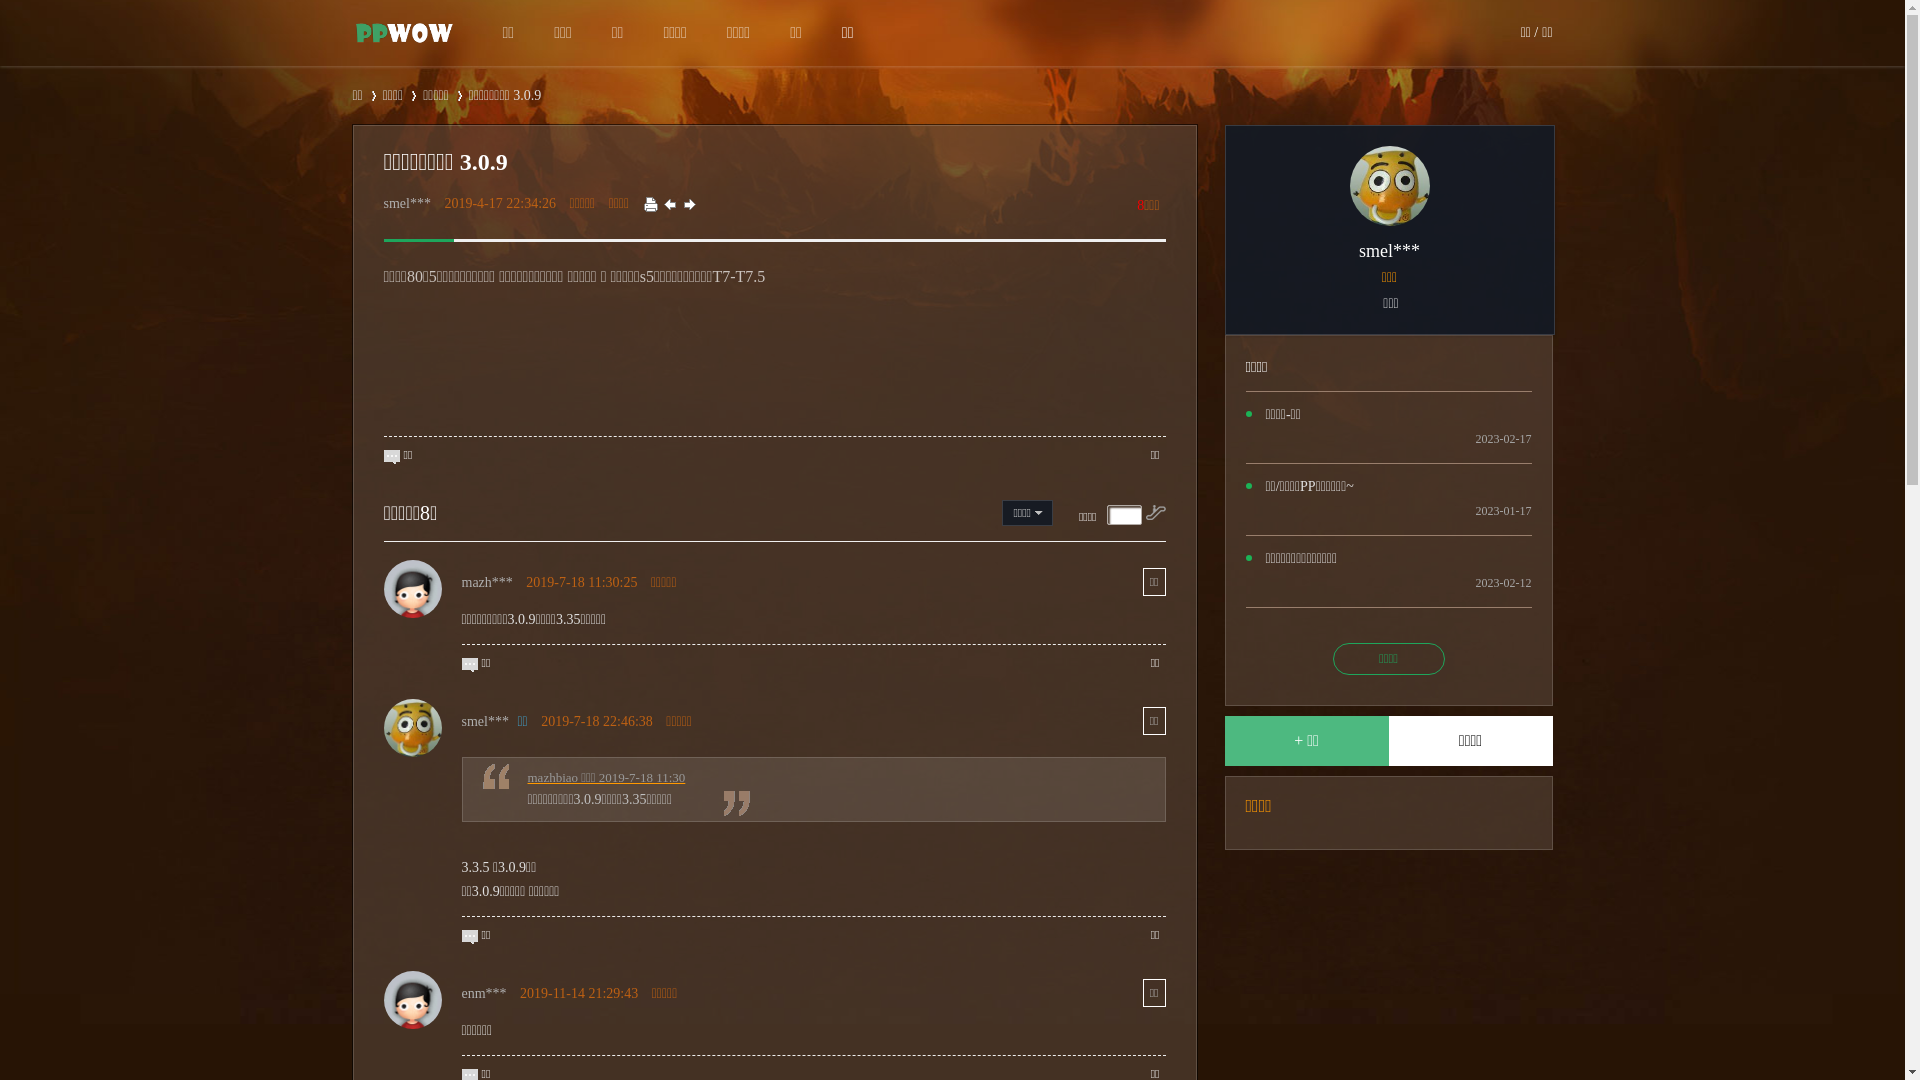 The image size is (1920, 1080). Describe the element at coordinates (384, 203) in the screenshot. I see `'smel***'` at that location.